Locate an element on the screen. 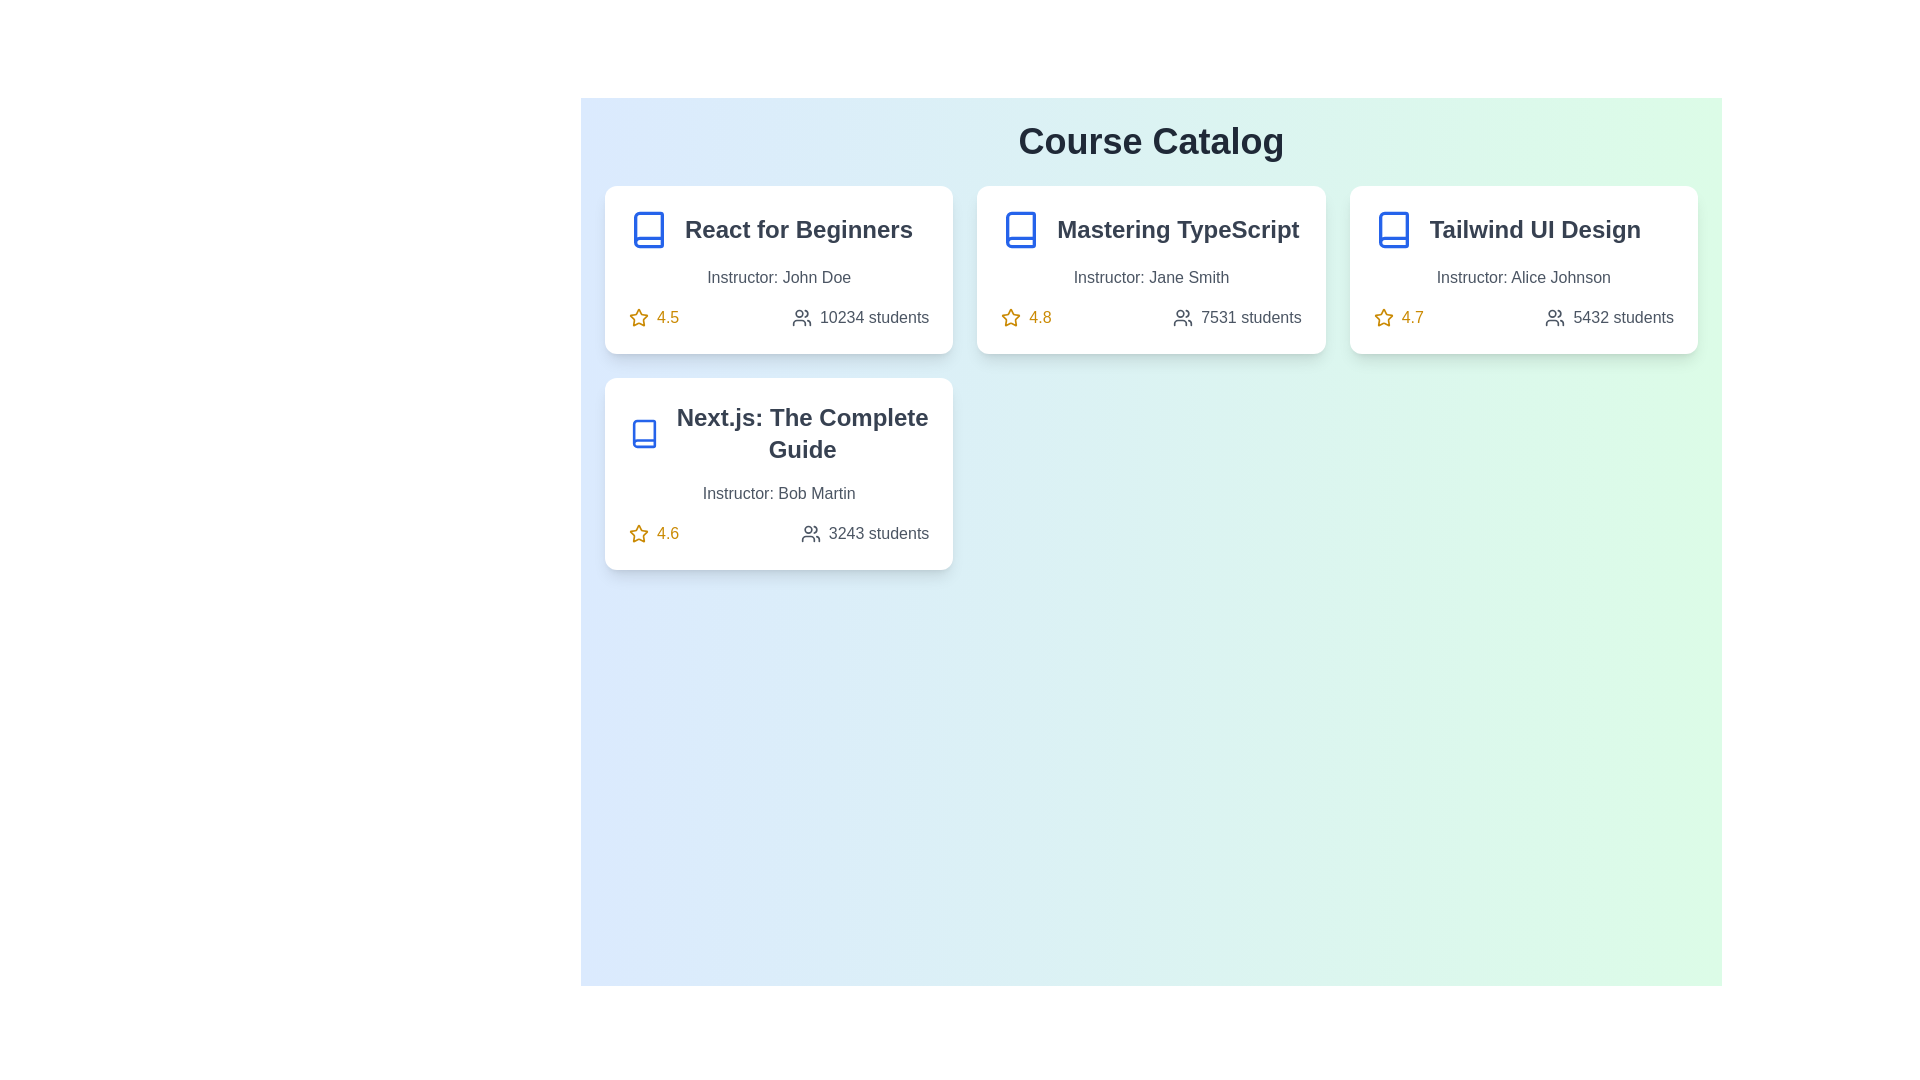 This screenshot has width=1920, height=1080. the rating display component is located at coordinates (654, 532).